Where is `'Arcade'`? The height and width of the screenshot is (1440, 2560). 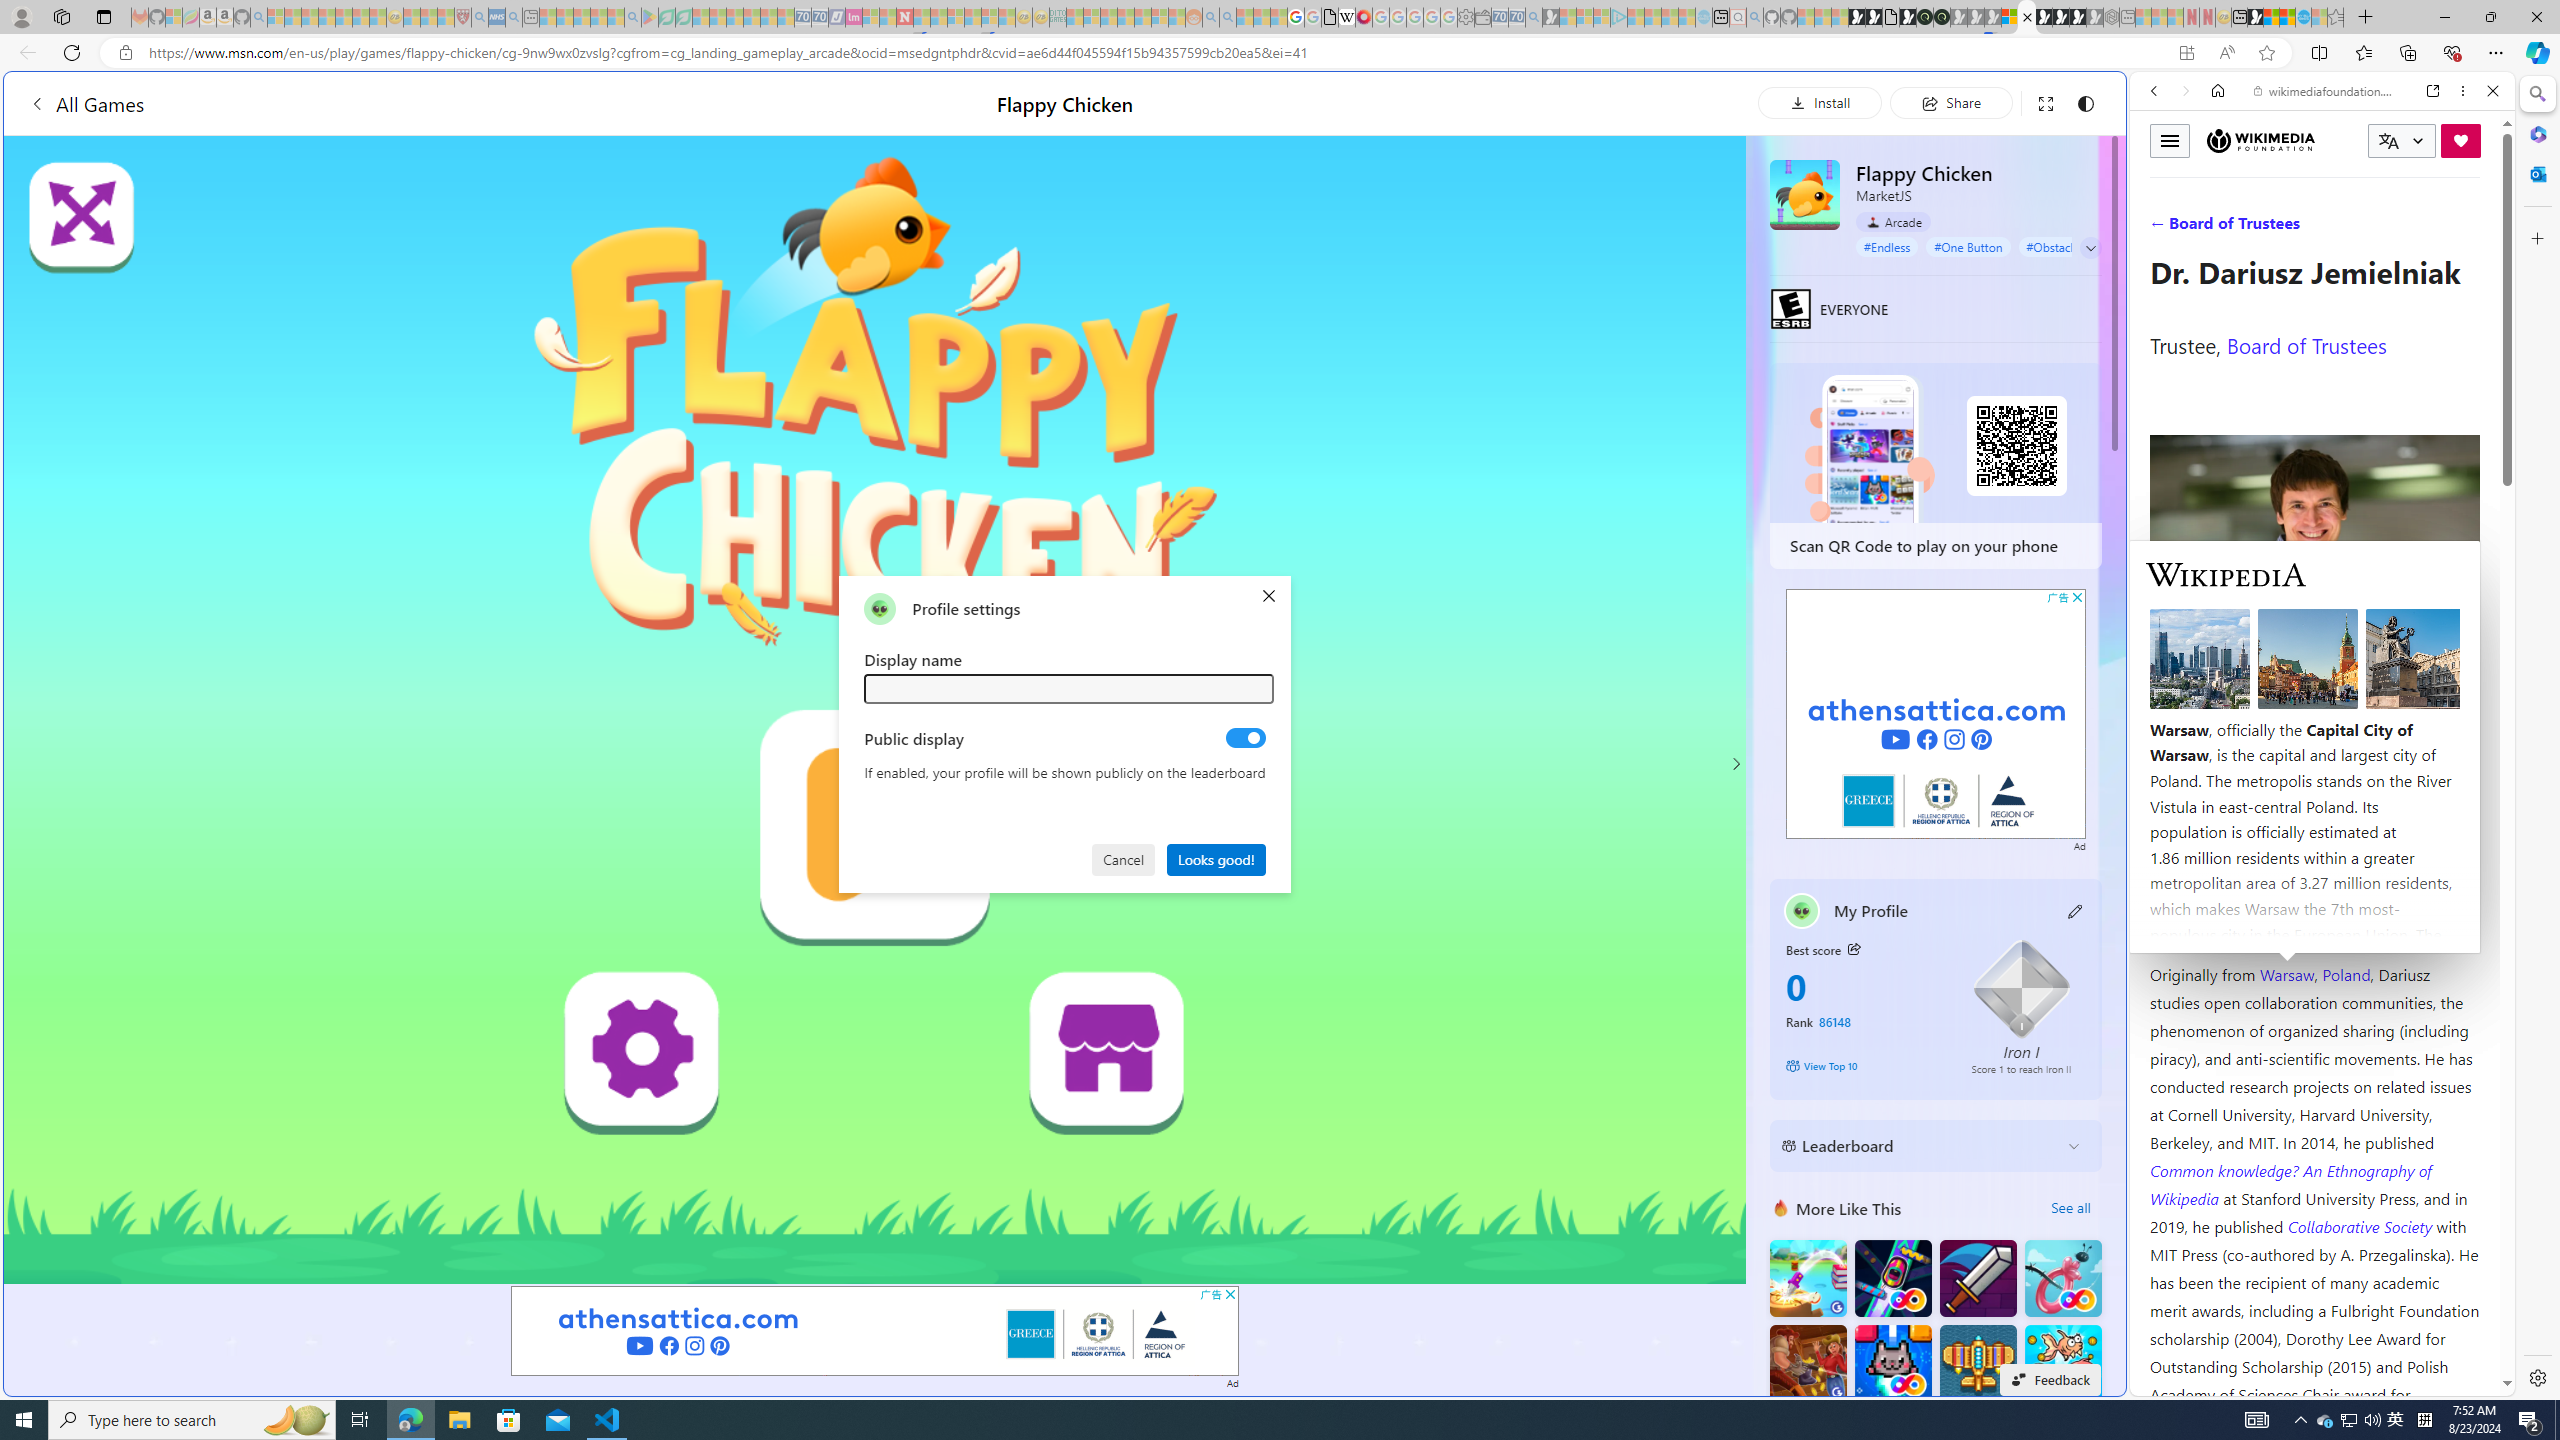 'Arcade' is located at coordinates (1892, 221).